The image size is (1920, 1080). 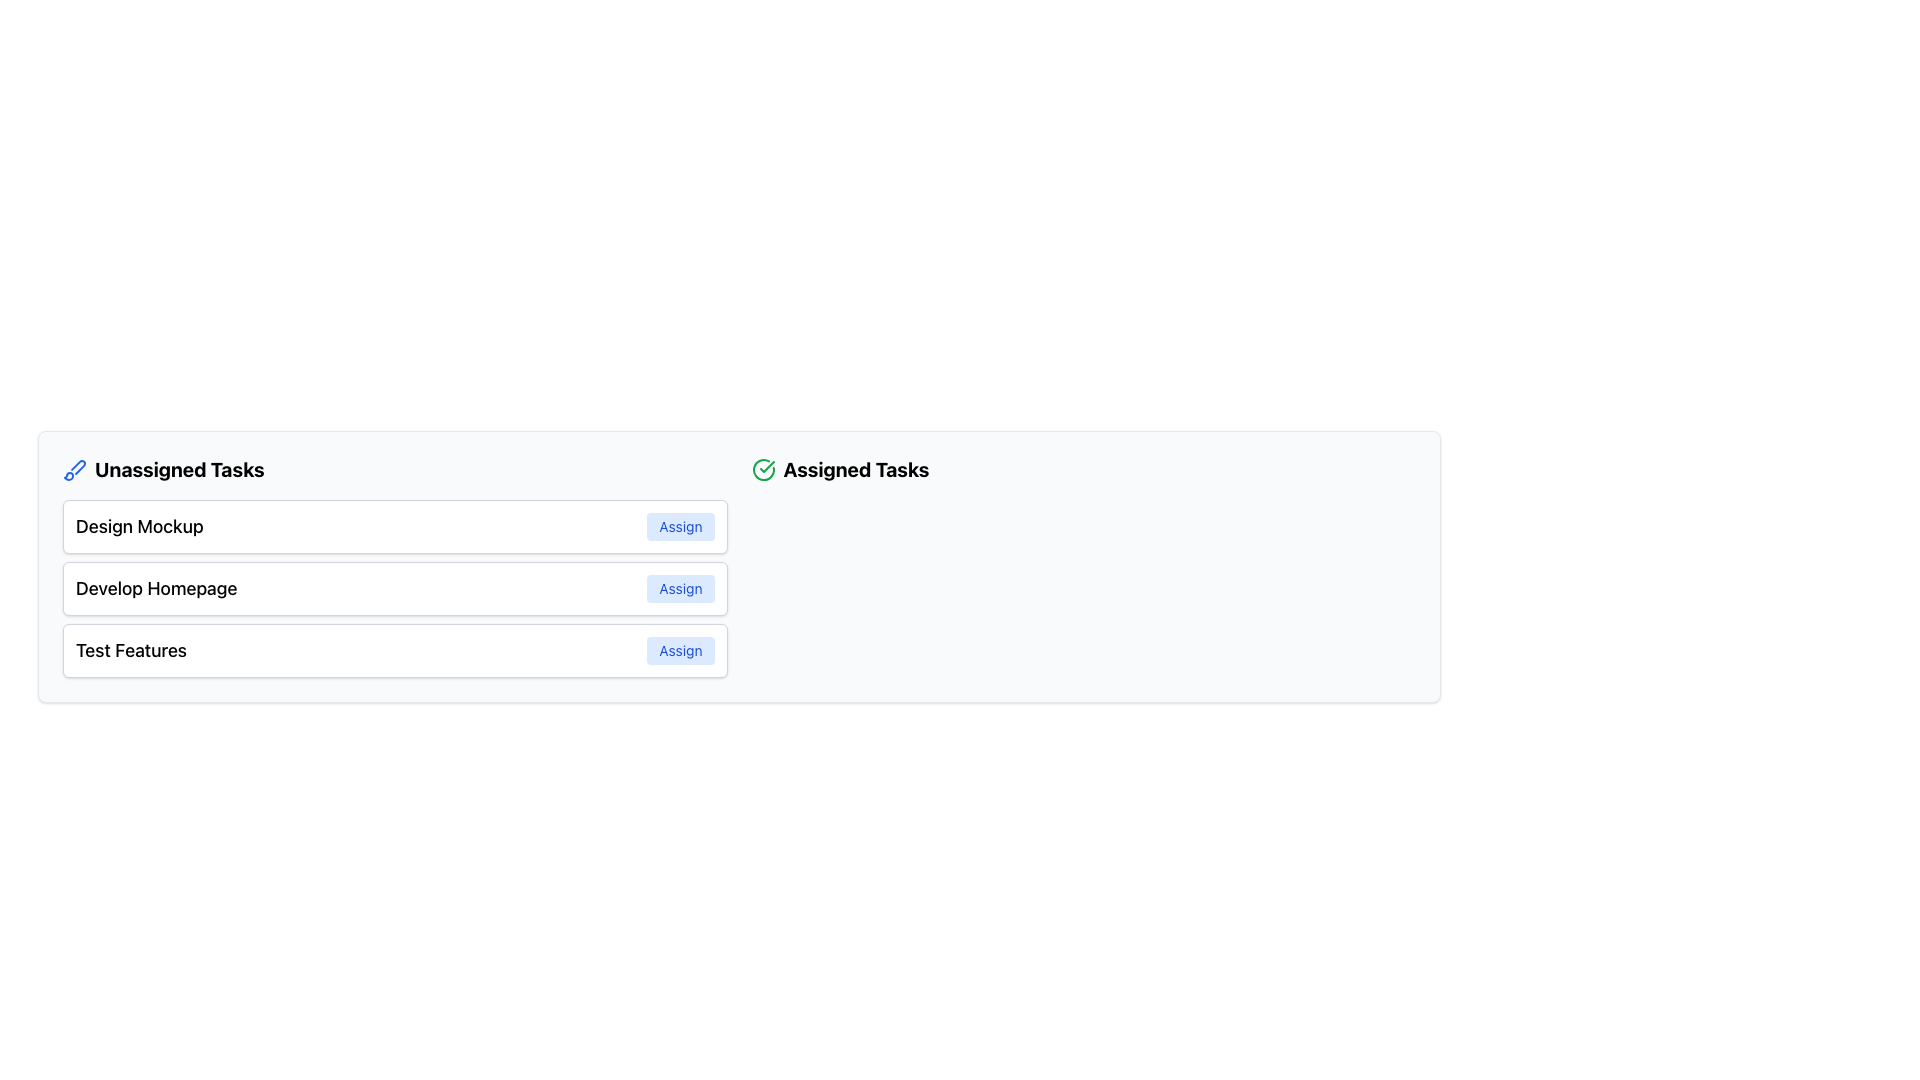 I want to click on the Text Label that serves as a title or identification for a row within a list, located next to the 'Assign' button, so click(x=130, y=651).